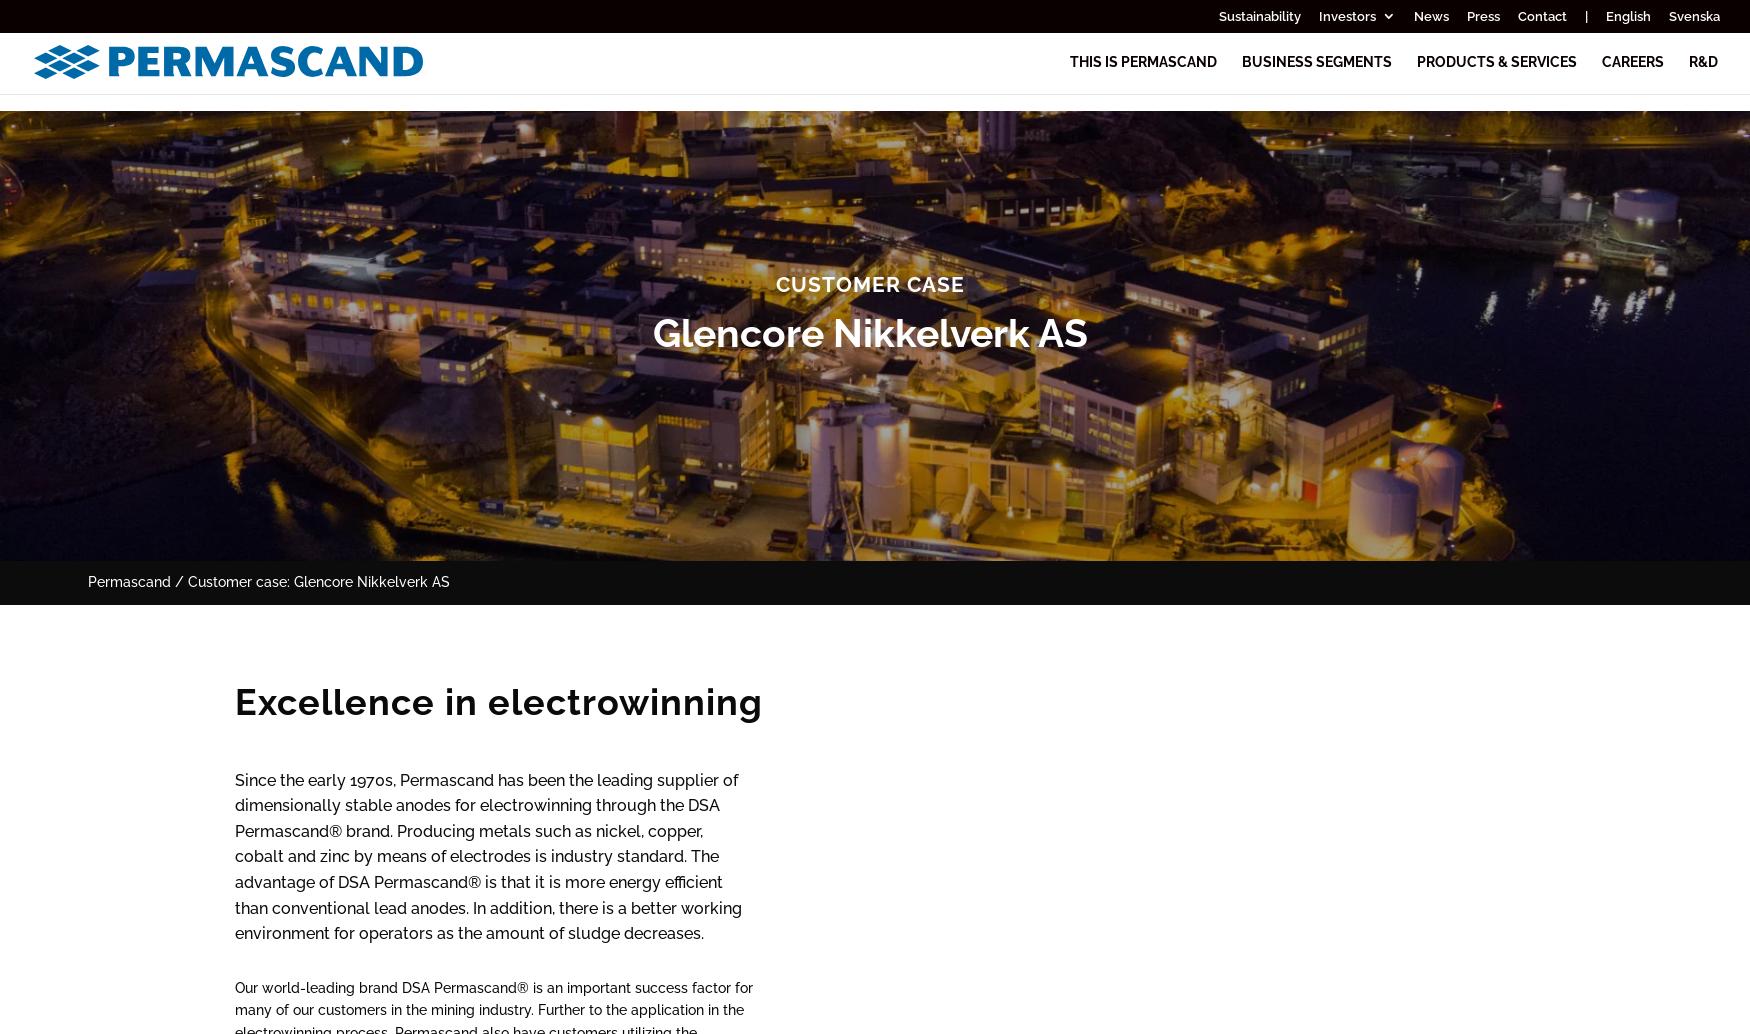  Describe the element at coordinates (1466, 501) in the screenshot. I see `'Remuneration'` at that location.